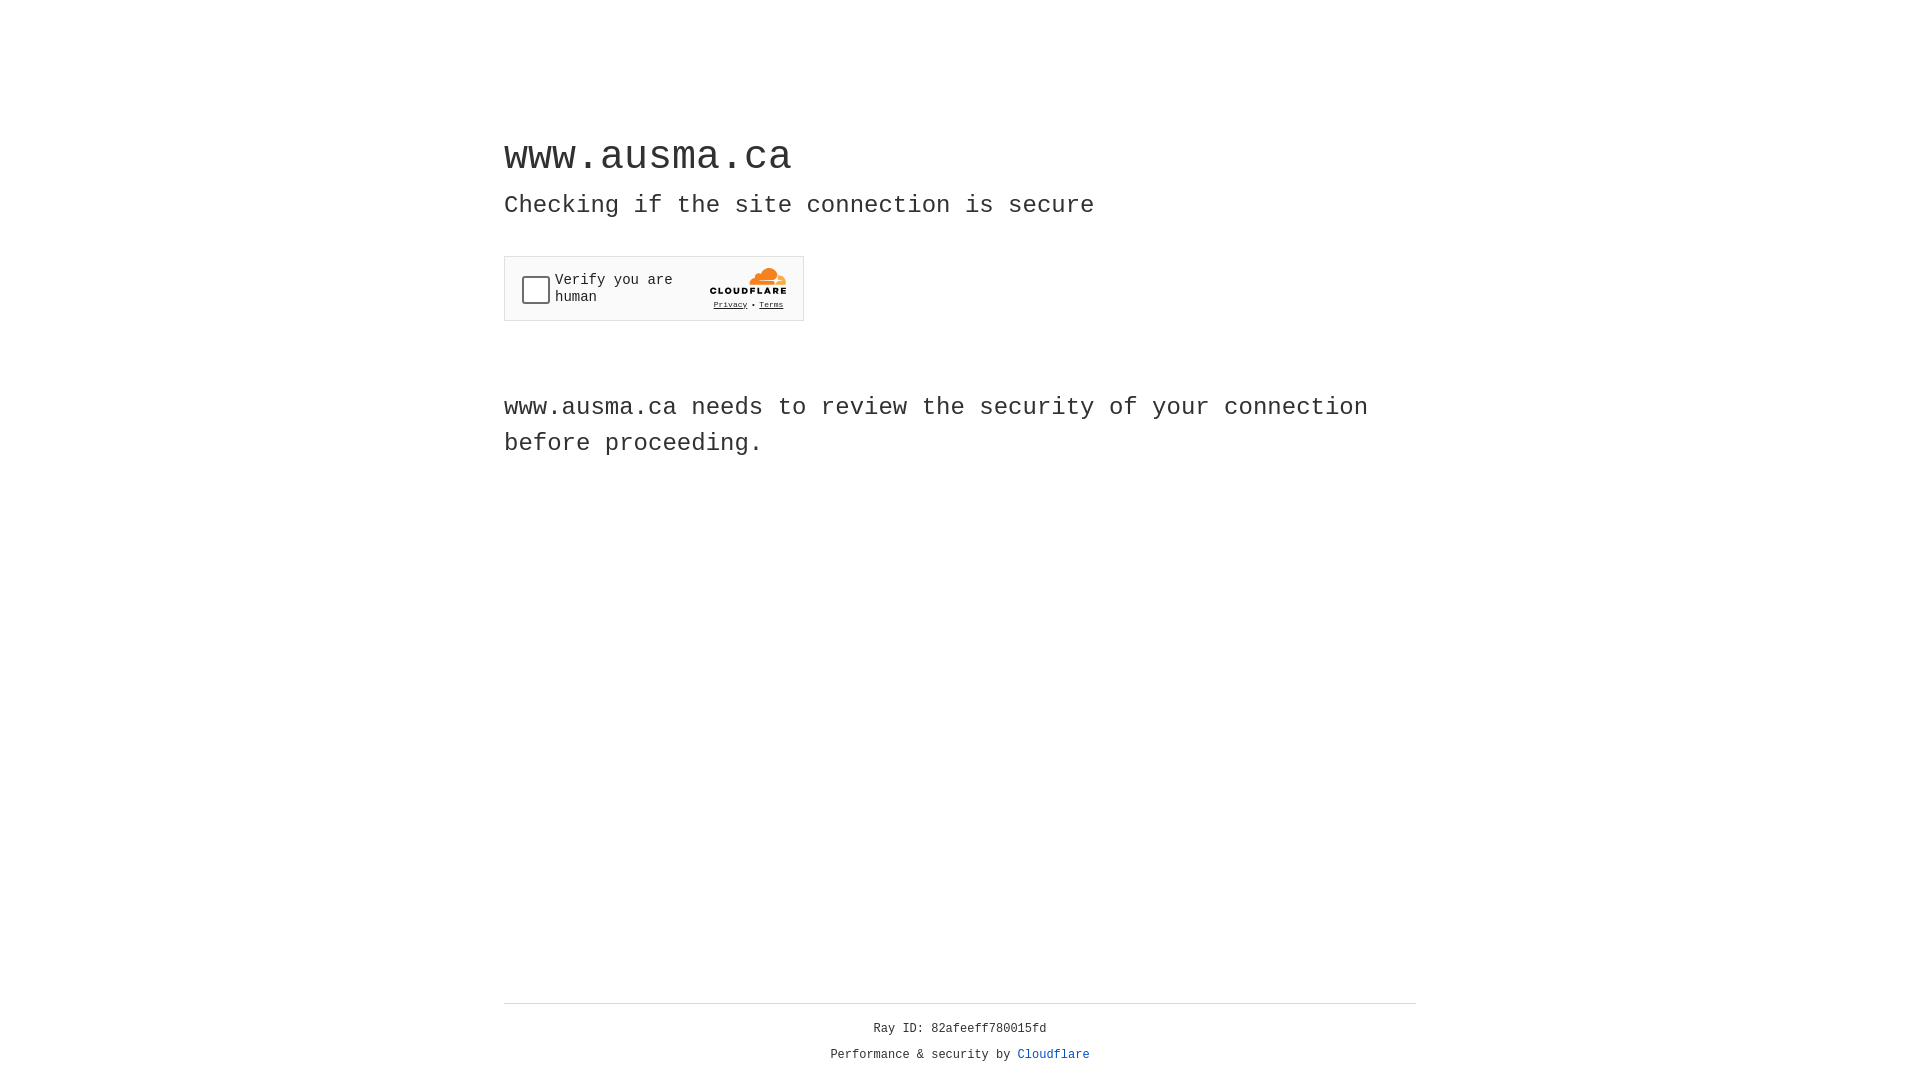 This screenshot has width=1920, height=1080. What do you see at coordinates (653, 288) in the screenshot?
I see `'Widget containing a Cloudflare security challenge'` at bounding box center [653, 288].